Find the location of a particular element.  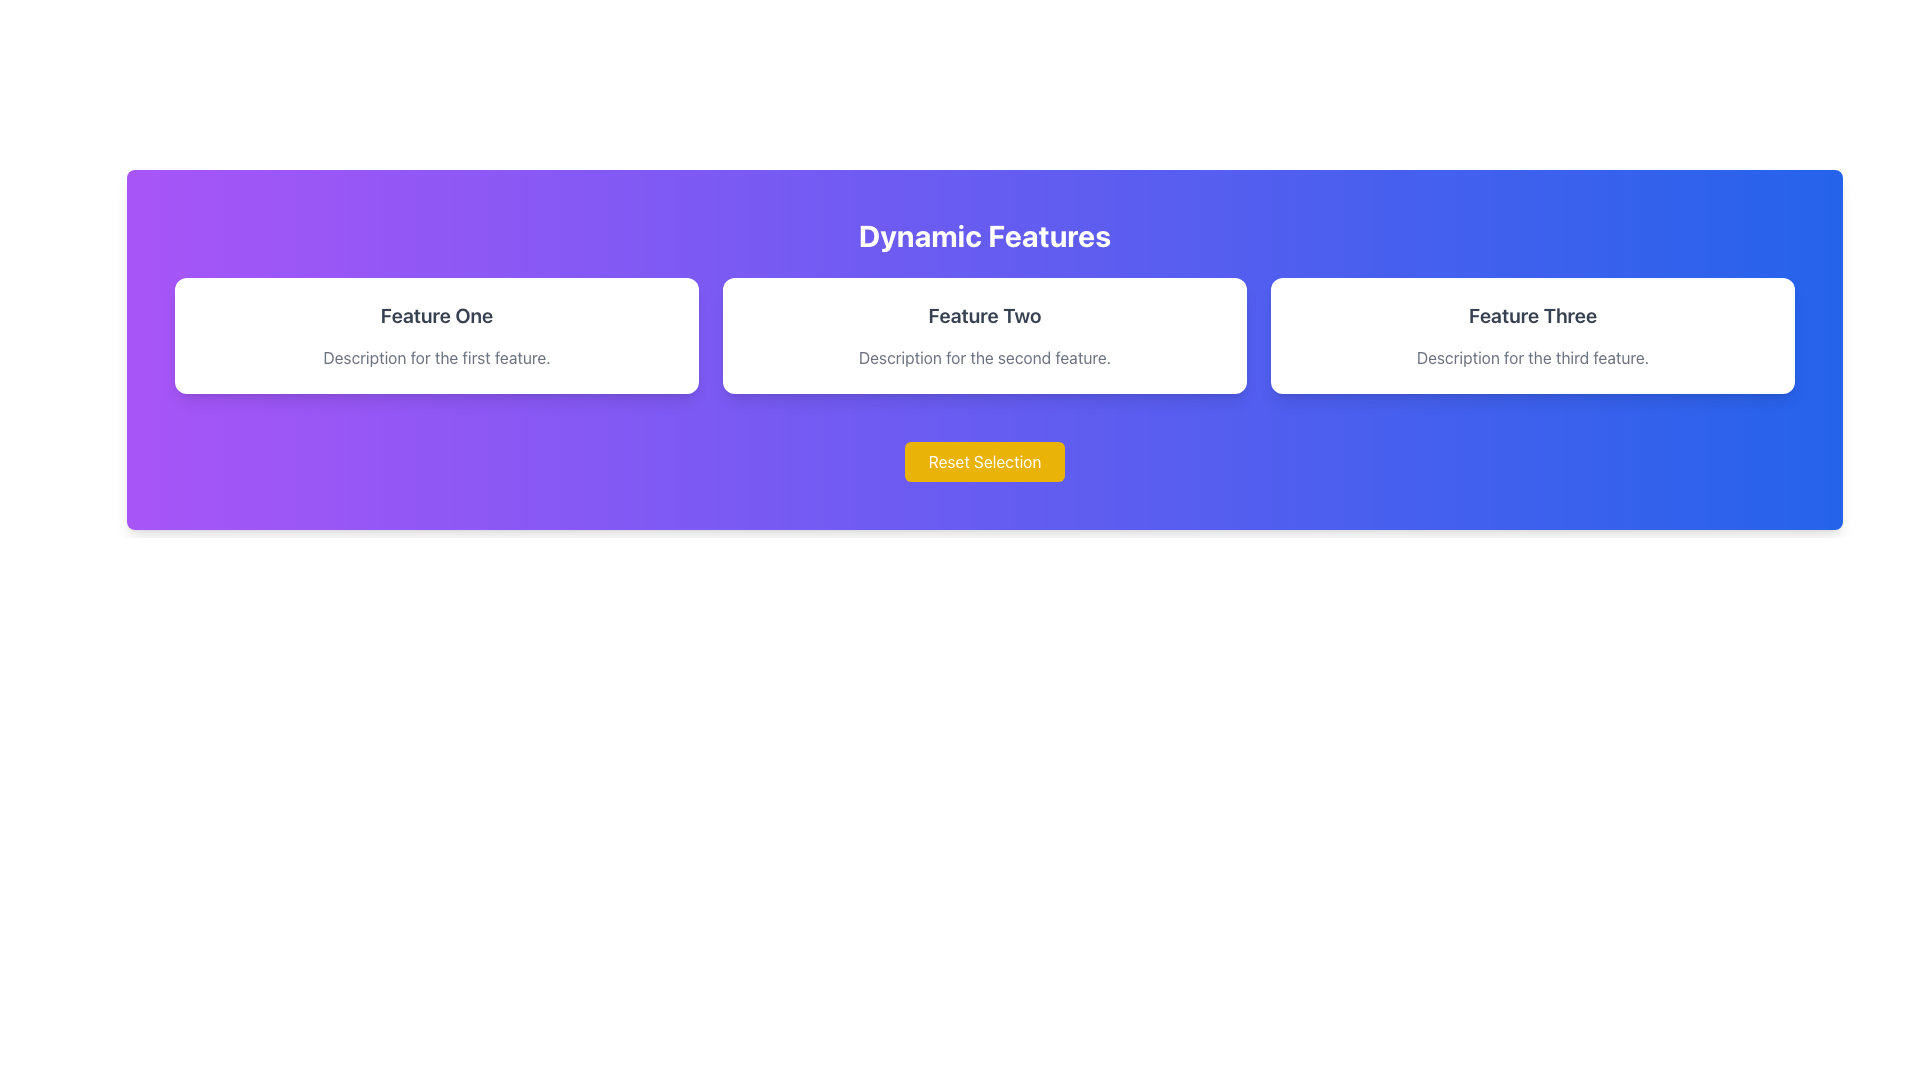

the white card labeled 'Feature Two' which is the second card in a row of three cards within the section labeled 'Dynamic Features.' is located at coordinates (984, 334).